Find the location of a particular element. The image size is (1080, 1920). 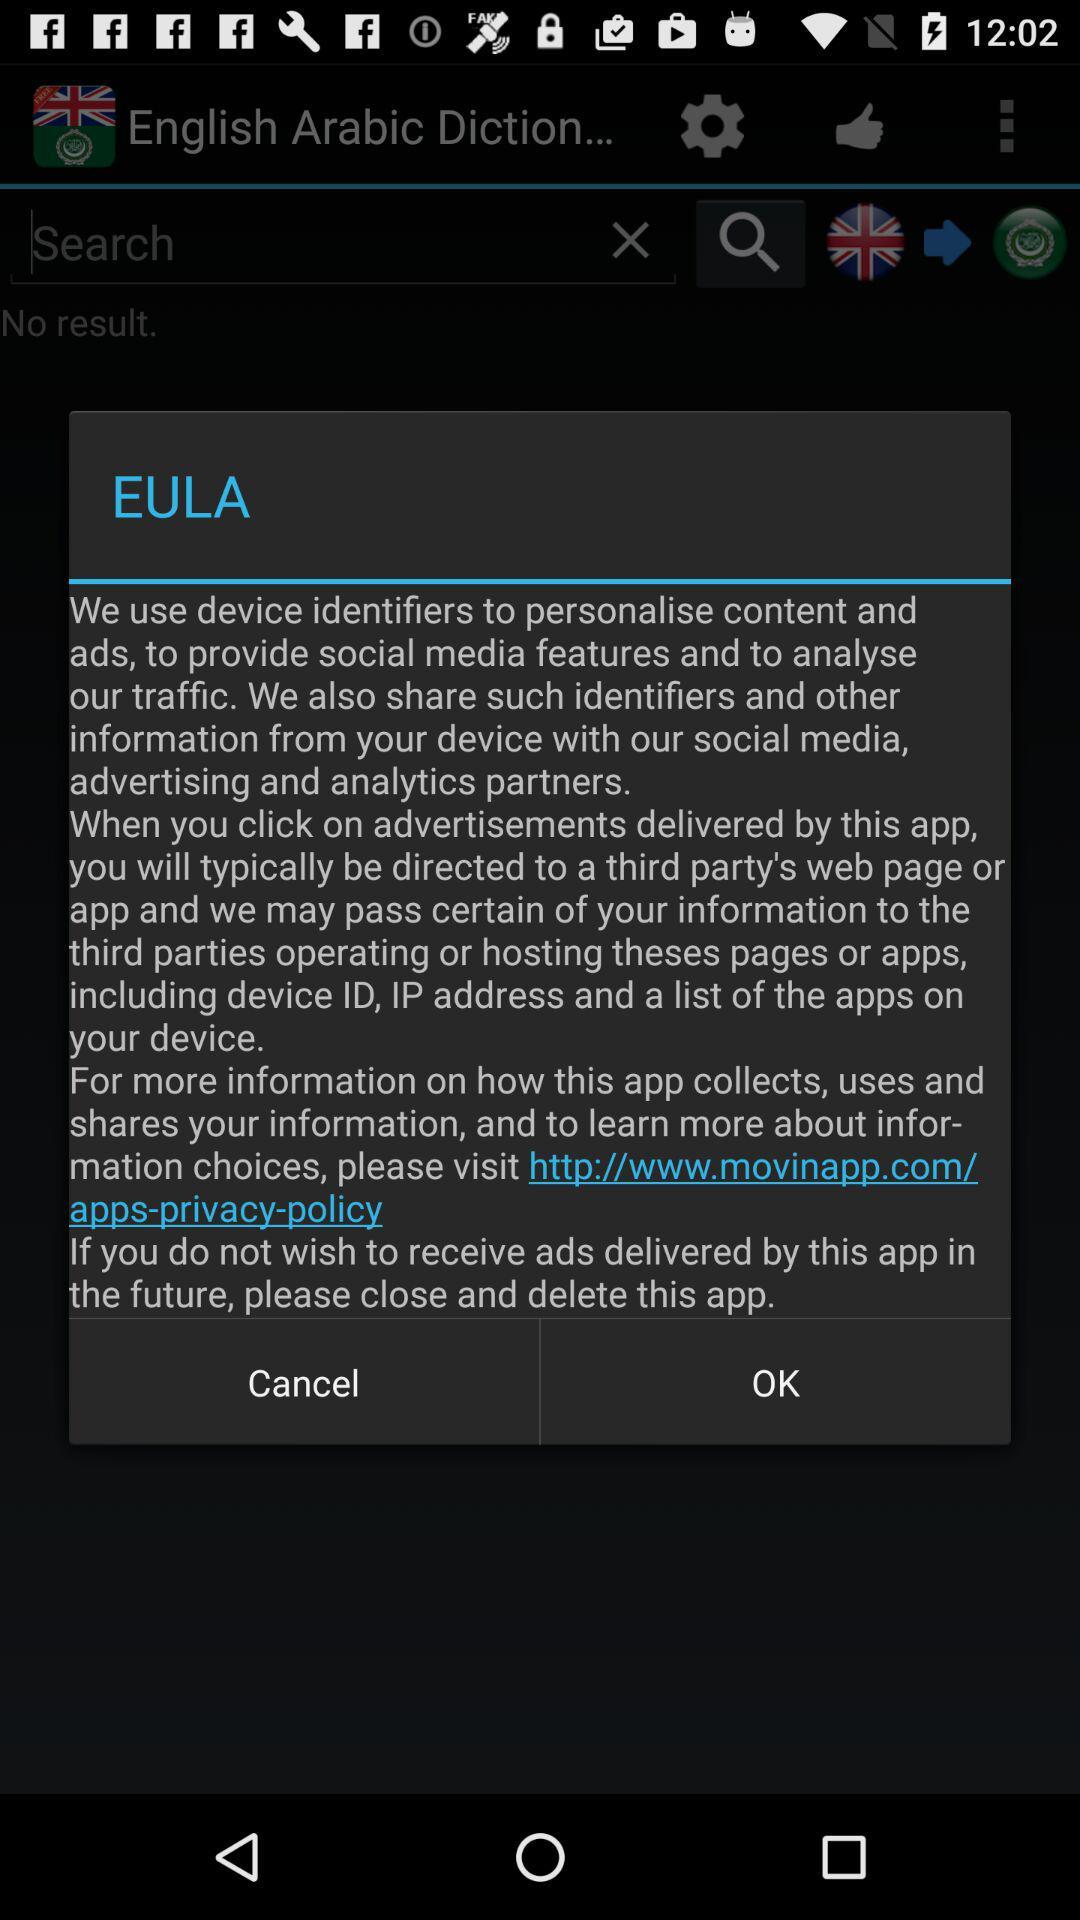

the cancel button is located at coordinates (304, 1381).